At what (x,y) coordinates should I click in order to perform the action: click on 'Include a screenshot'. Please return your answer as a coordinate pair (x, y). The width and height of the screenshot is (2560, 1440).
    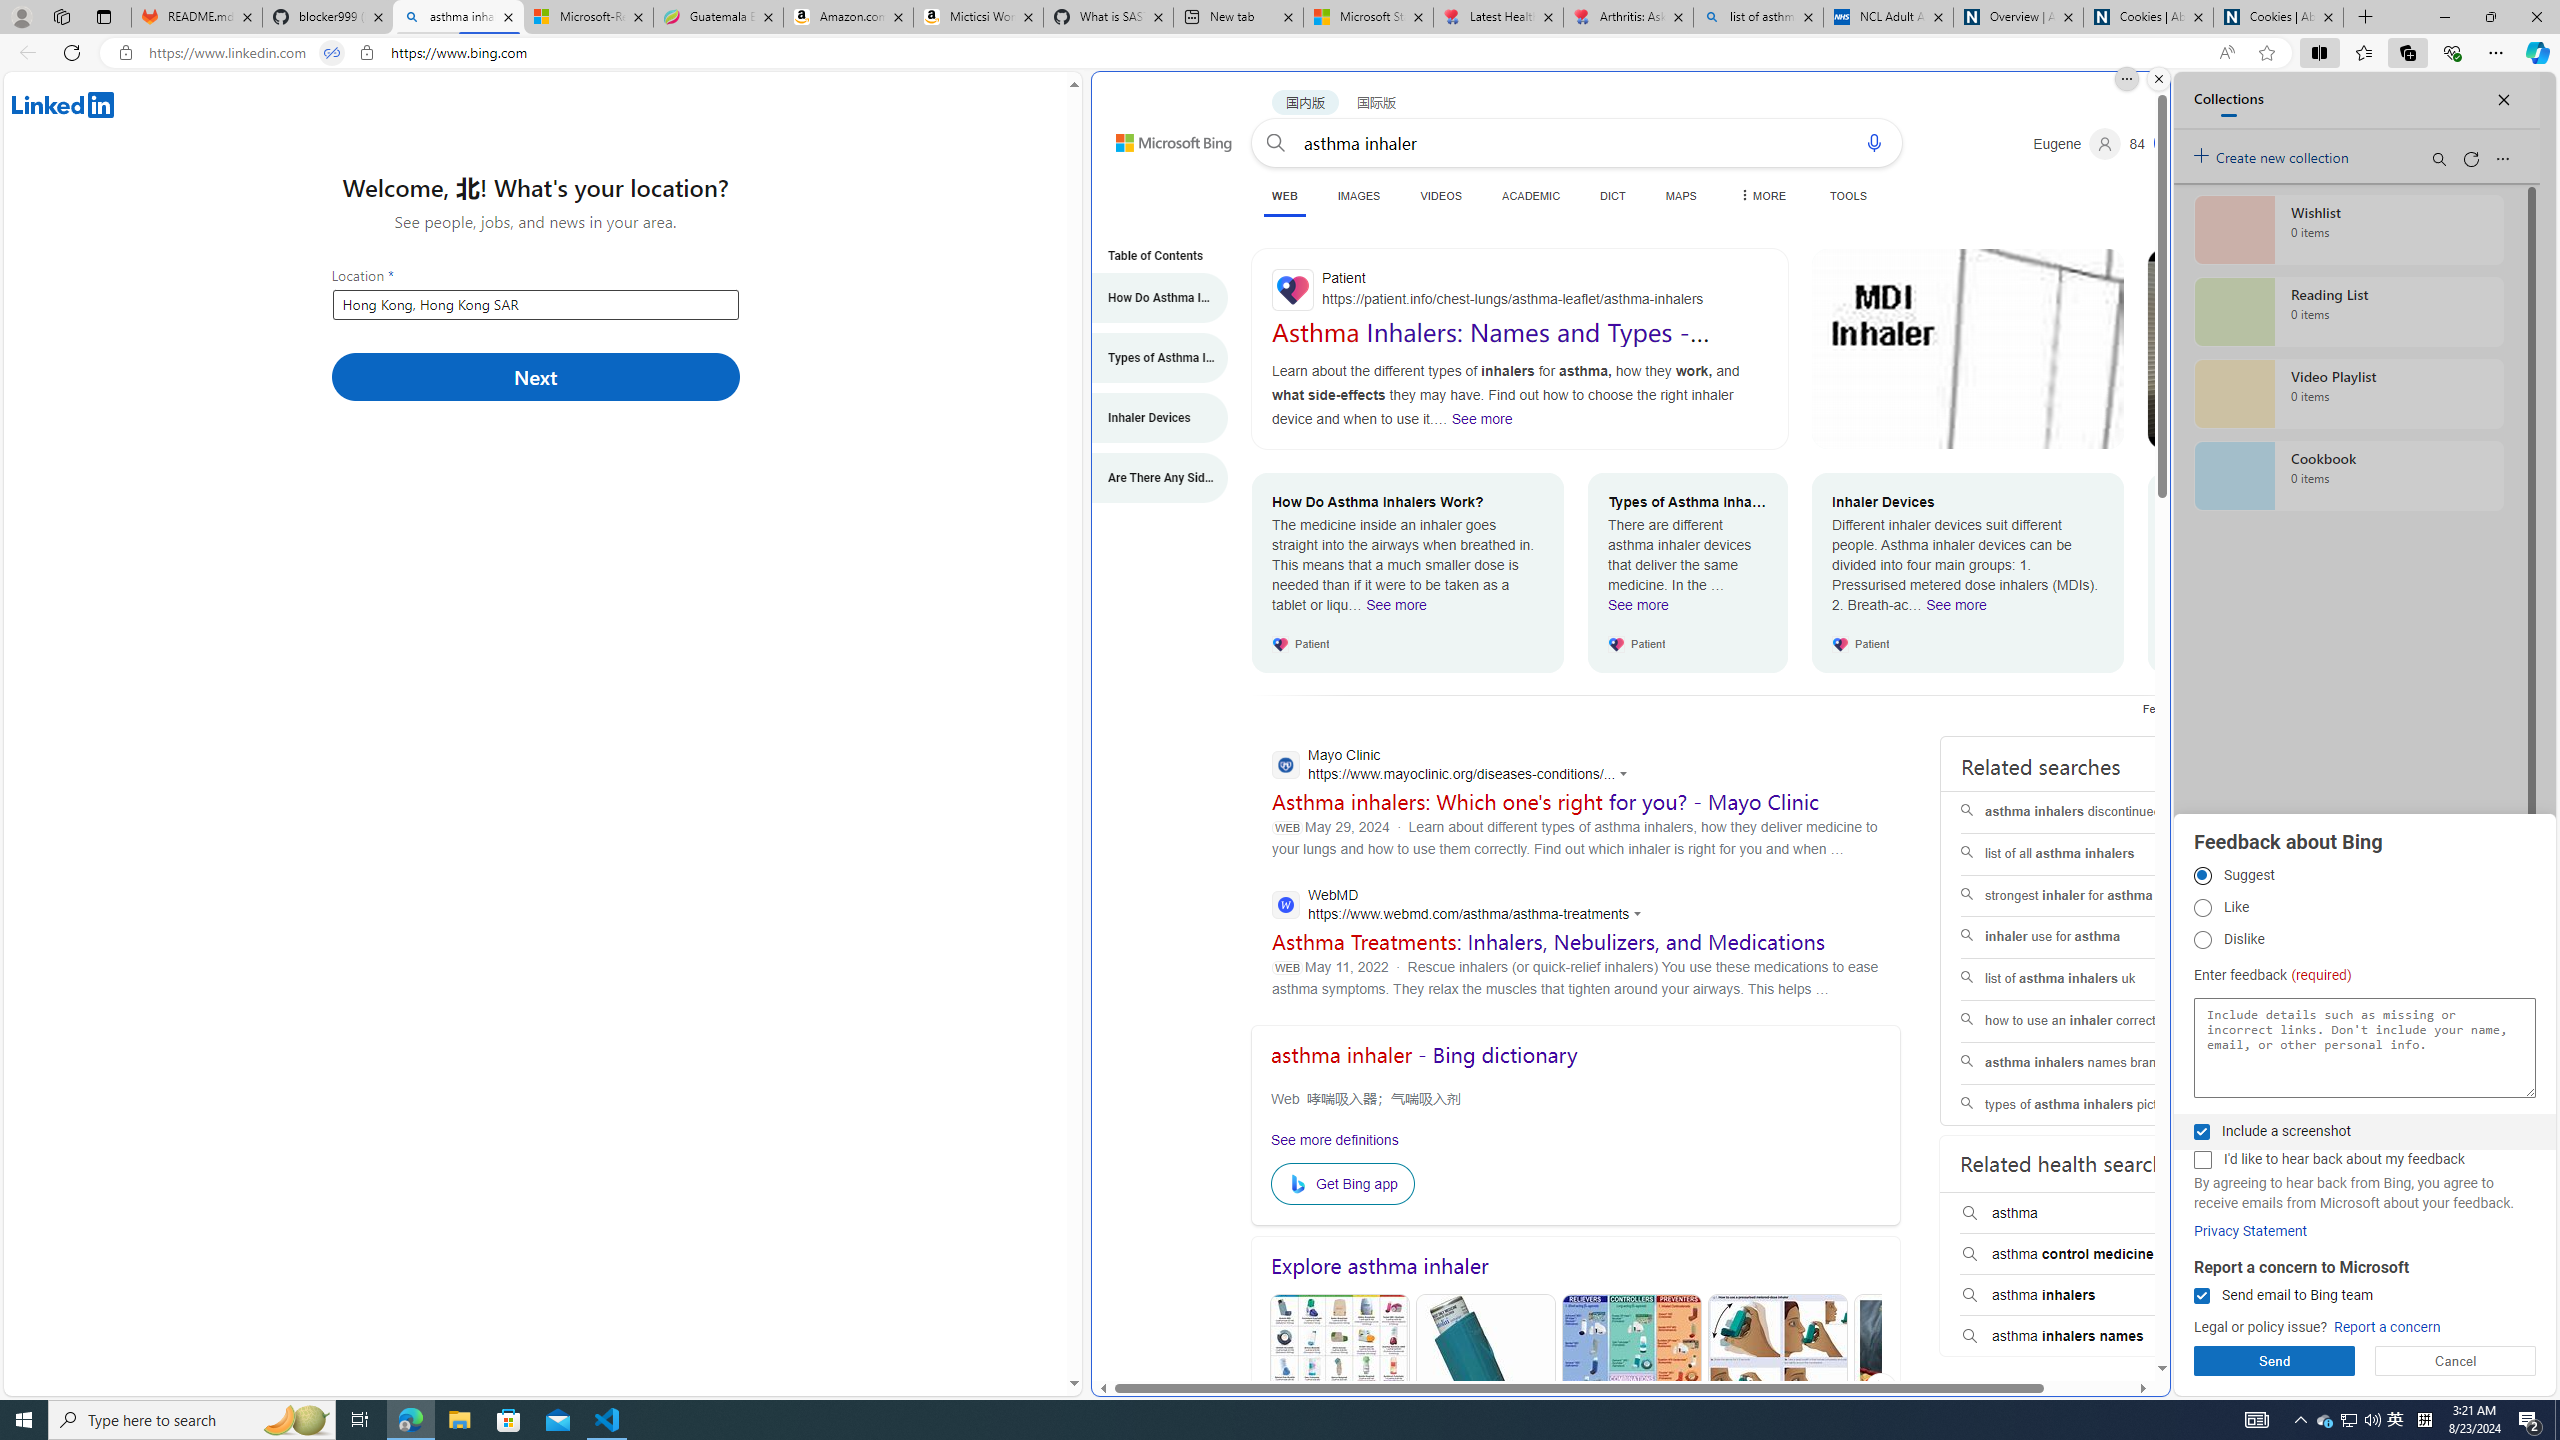
    Looking at the image, I should click on (2201, 1131).